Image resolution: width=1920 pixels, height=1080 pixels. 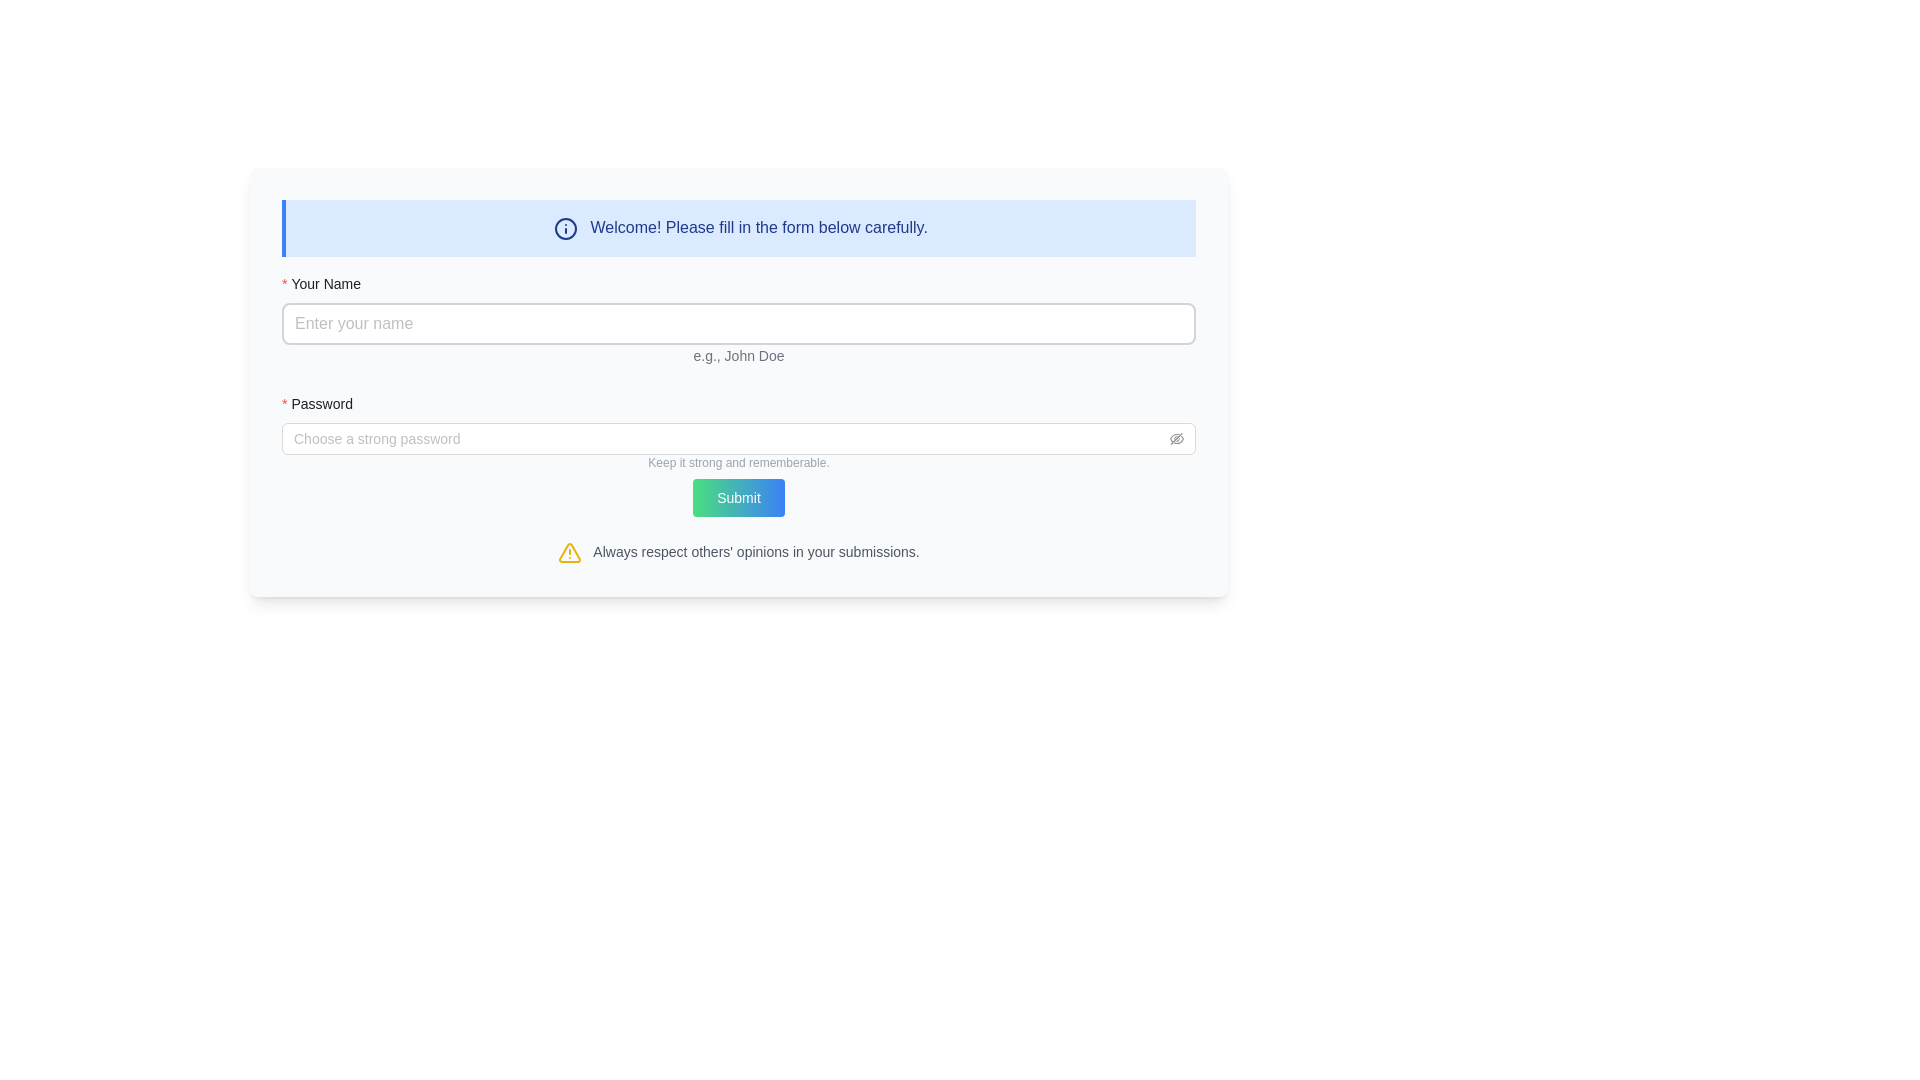 What do you see at coordinates (1176, 437) in the screenshot?
I see `the toggle icon for the password input field to change the visibility of the typed password between visible and hidden states` at bounding box center [1176, 437].